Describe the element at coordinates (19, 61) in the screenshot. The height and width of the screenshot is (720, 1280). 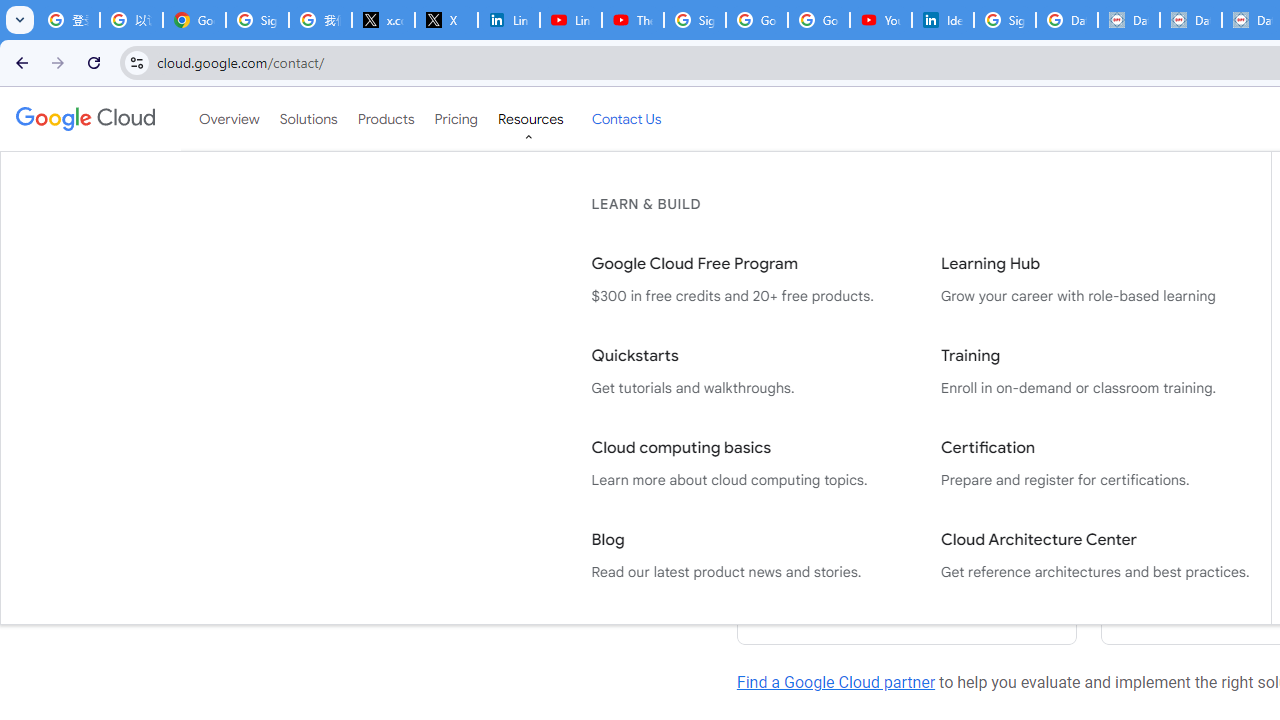
I see `'Back'` at that location.